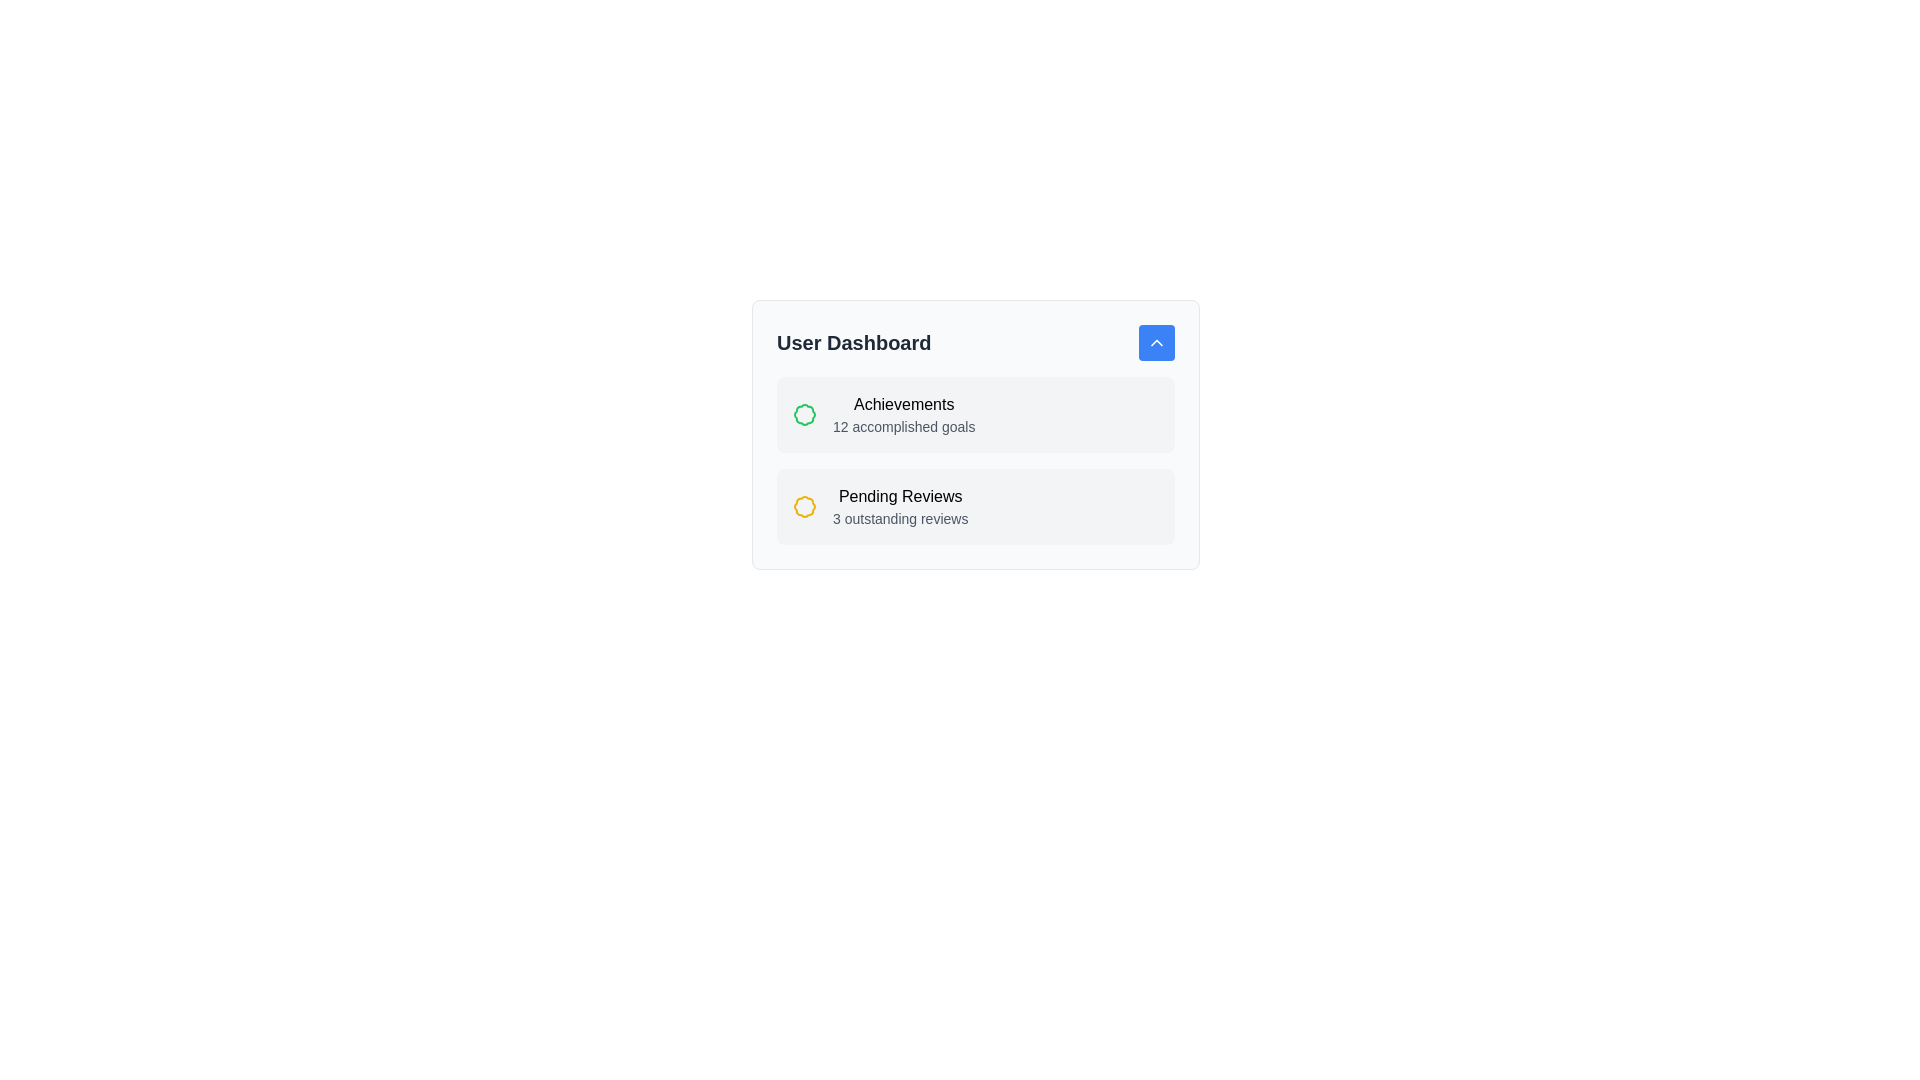 Image resolution: width=1920 pixels, height=1080 pixels. What do you see at coordinates (805, 505) in the screenshot?
I see `the yellow badge icon located to the left of the 'Pending Reviews' label in the dashboard section` at bounding box center [805, 505].